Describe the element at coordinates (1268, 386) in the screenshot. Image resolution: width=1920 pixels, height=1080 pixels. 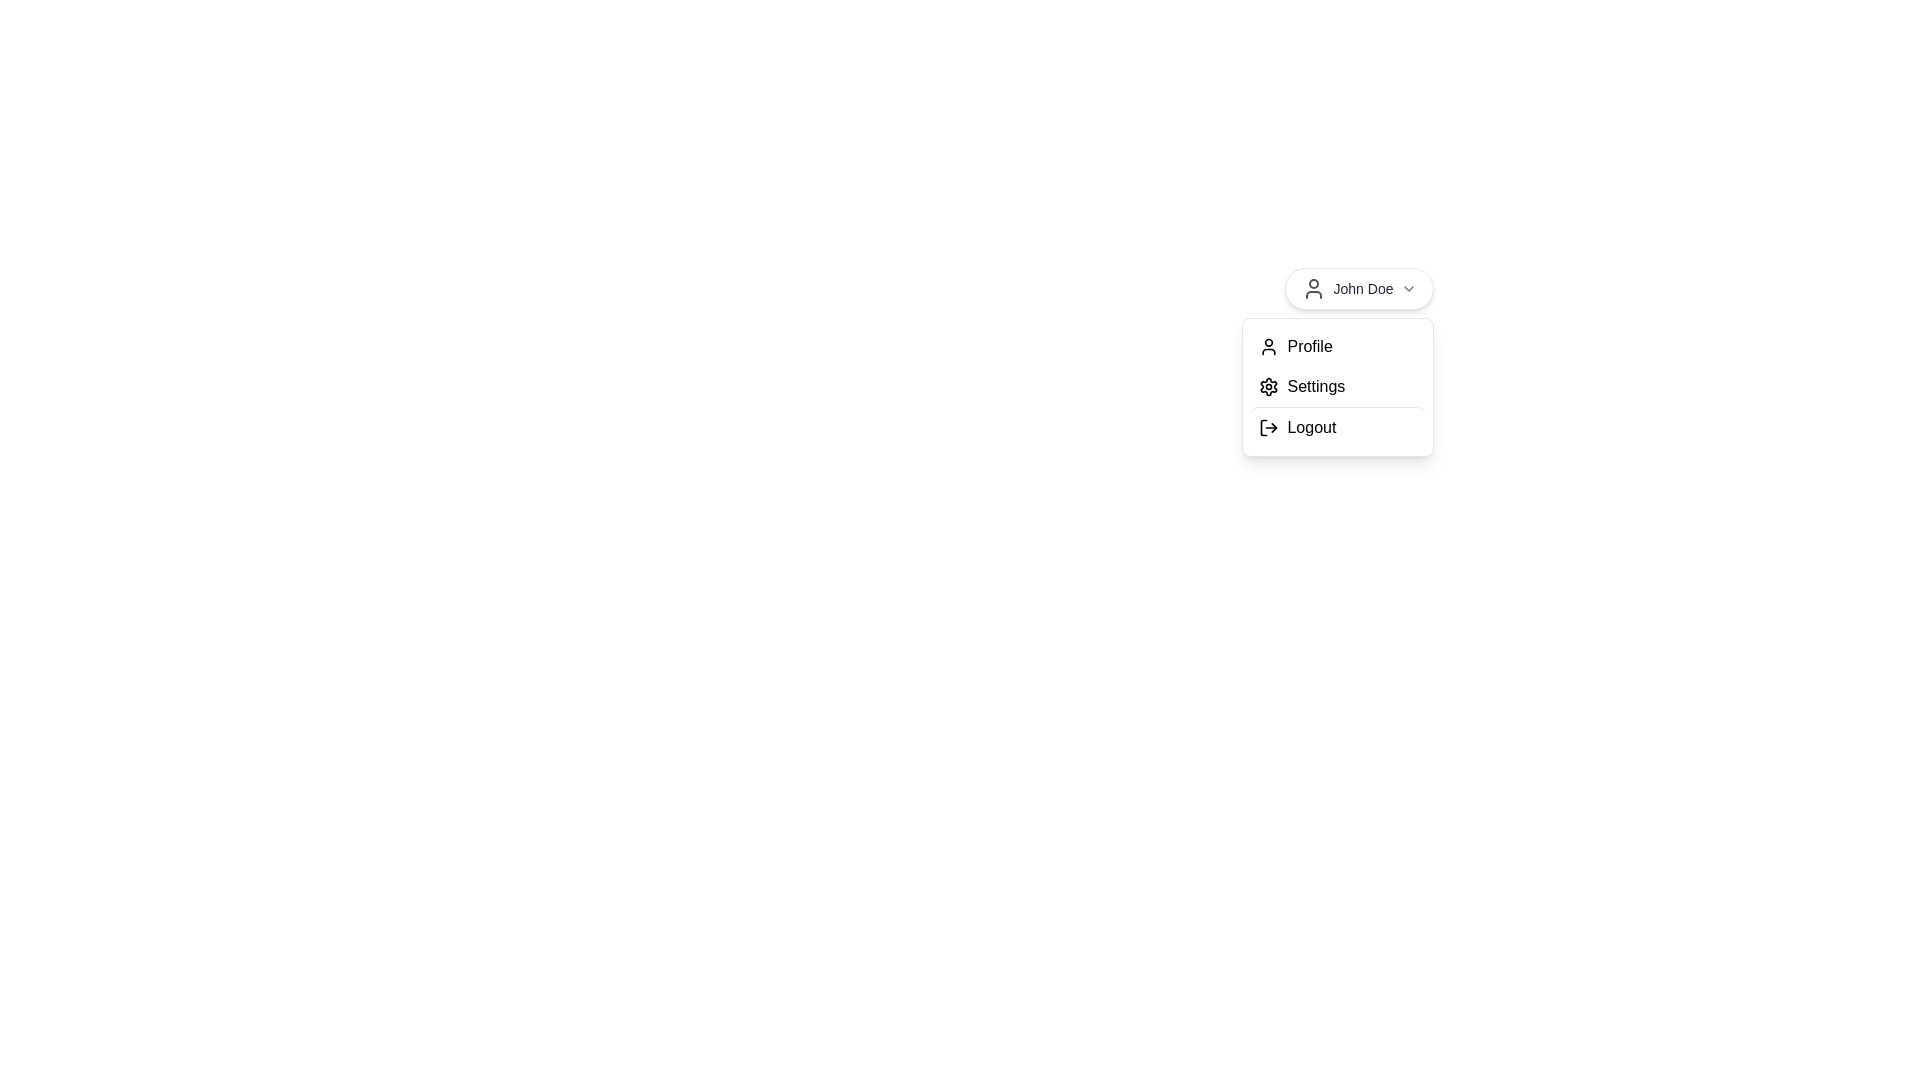
I see `the gear-shaped icon located within the dropdown menu, positioned second from the top` at that location.